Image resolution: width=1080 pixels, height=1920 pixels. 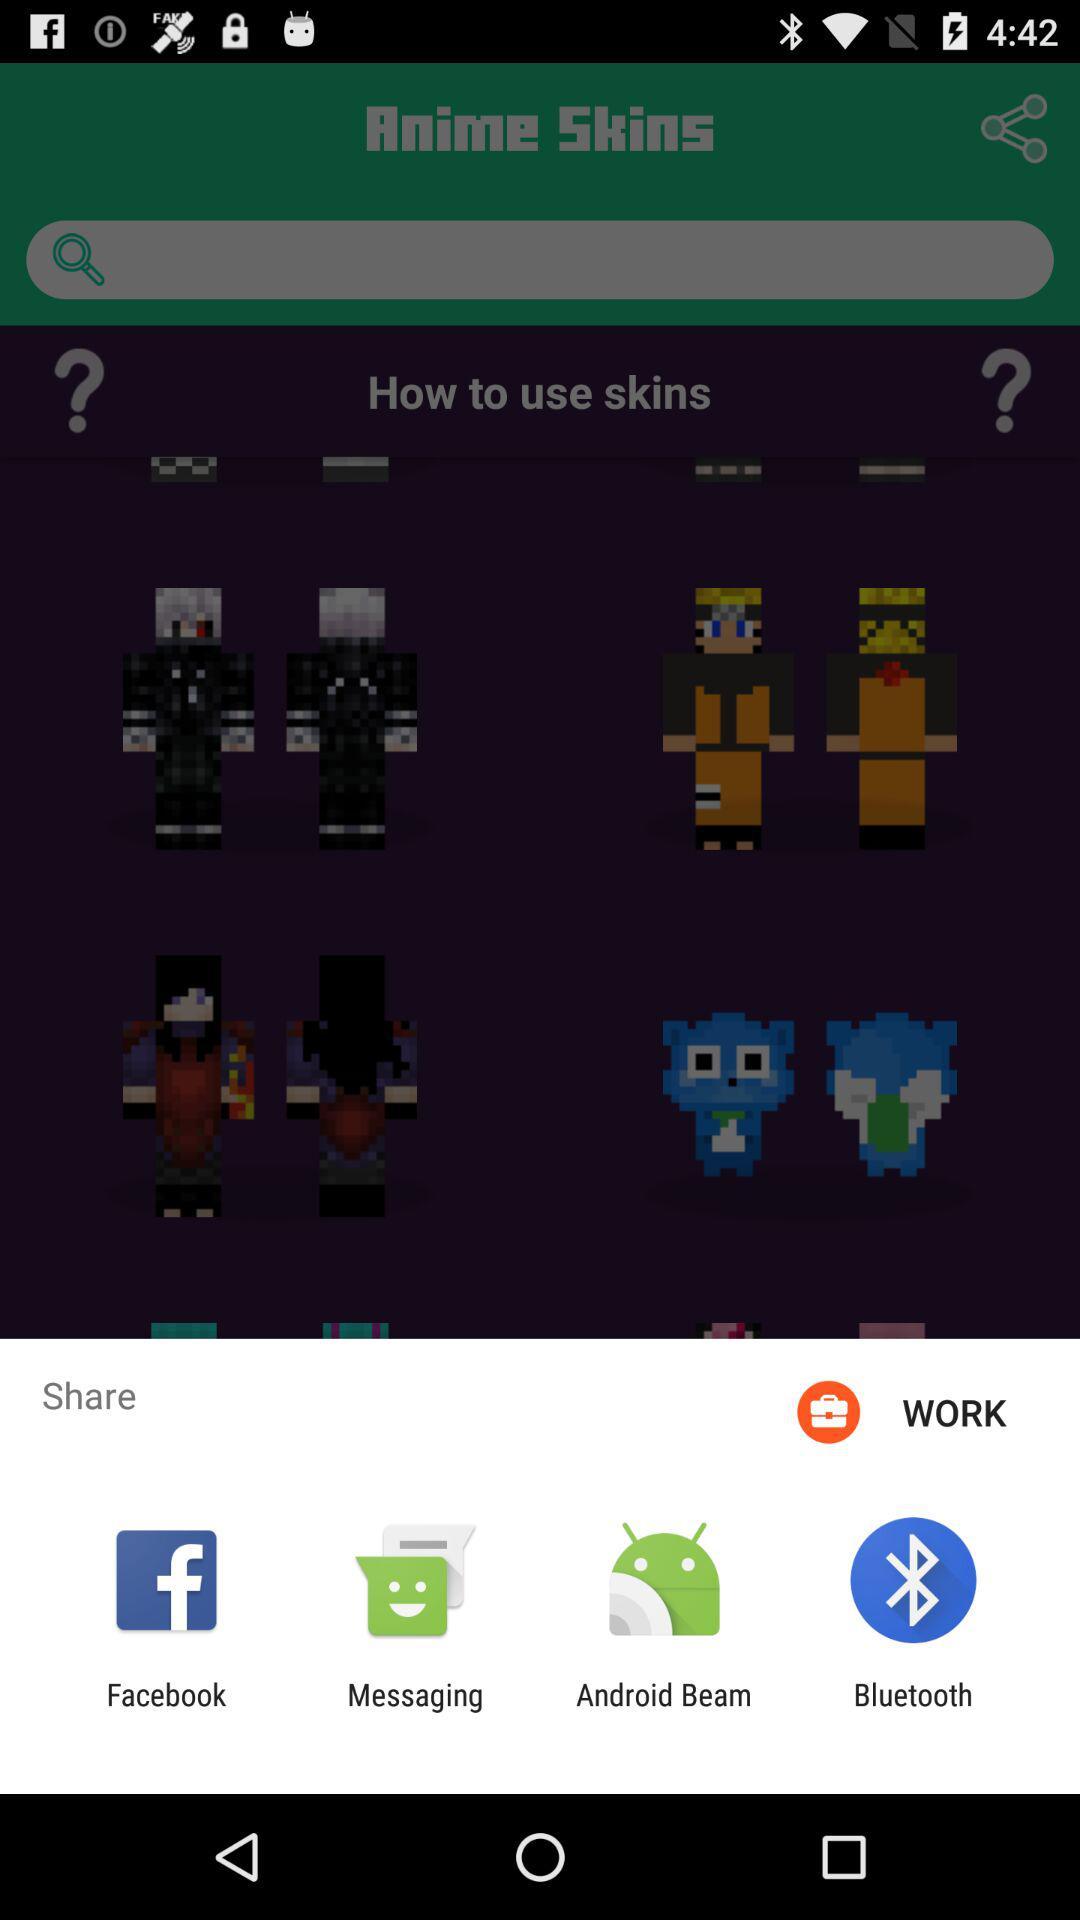 I want to click on the android beam icon, so click(x=664, y=1711).